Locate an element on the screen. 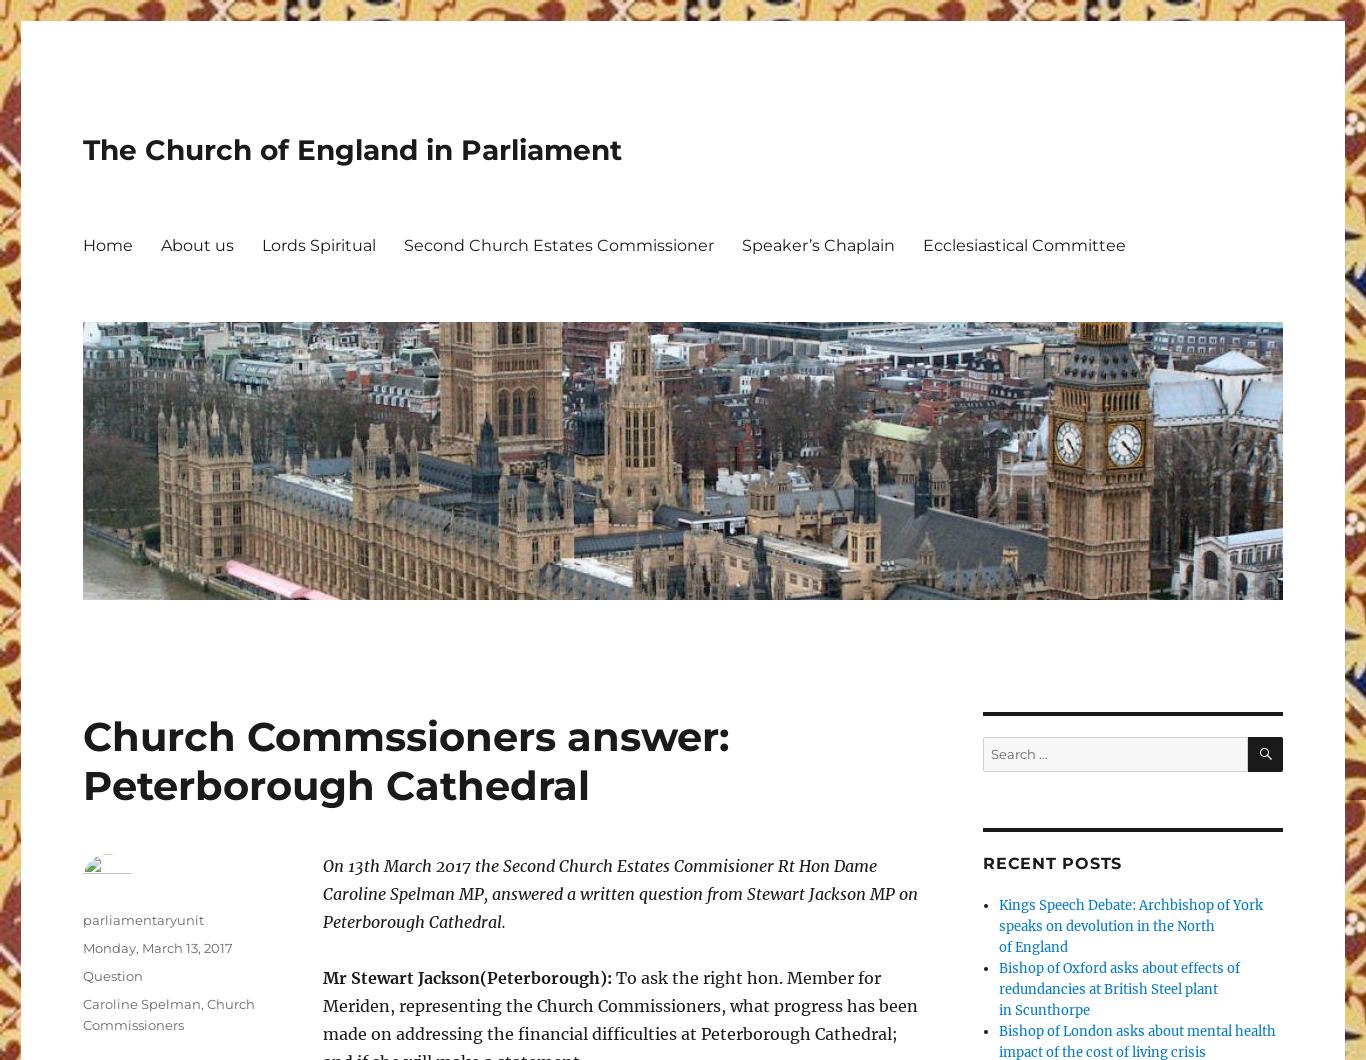 The height and width of the screenshot is (1060, 1366). 'Church Commssioners answer: Peterborough Cathedral' is located at coordinates (404, 759).